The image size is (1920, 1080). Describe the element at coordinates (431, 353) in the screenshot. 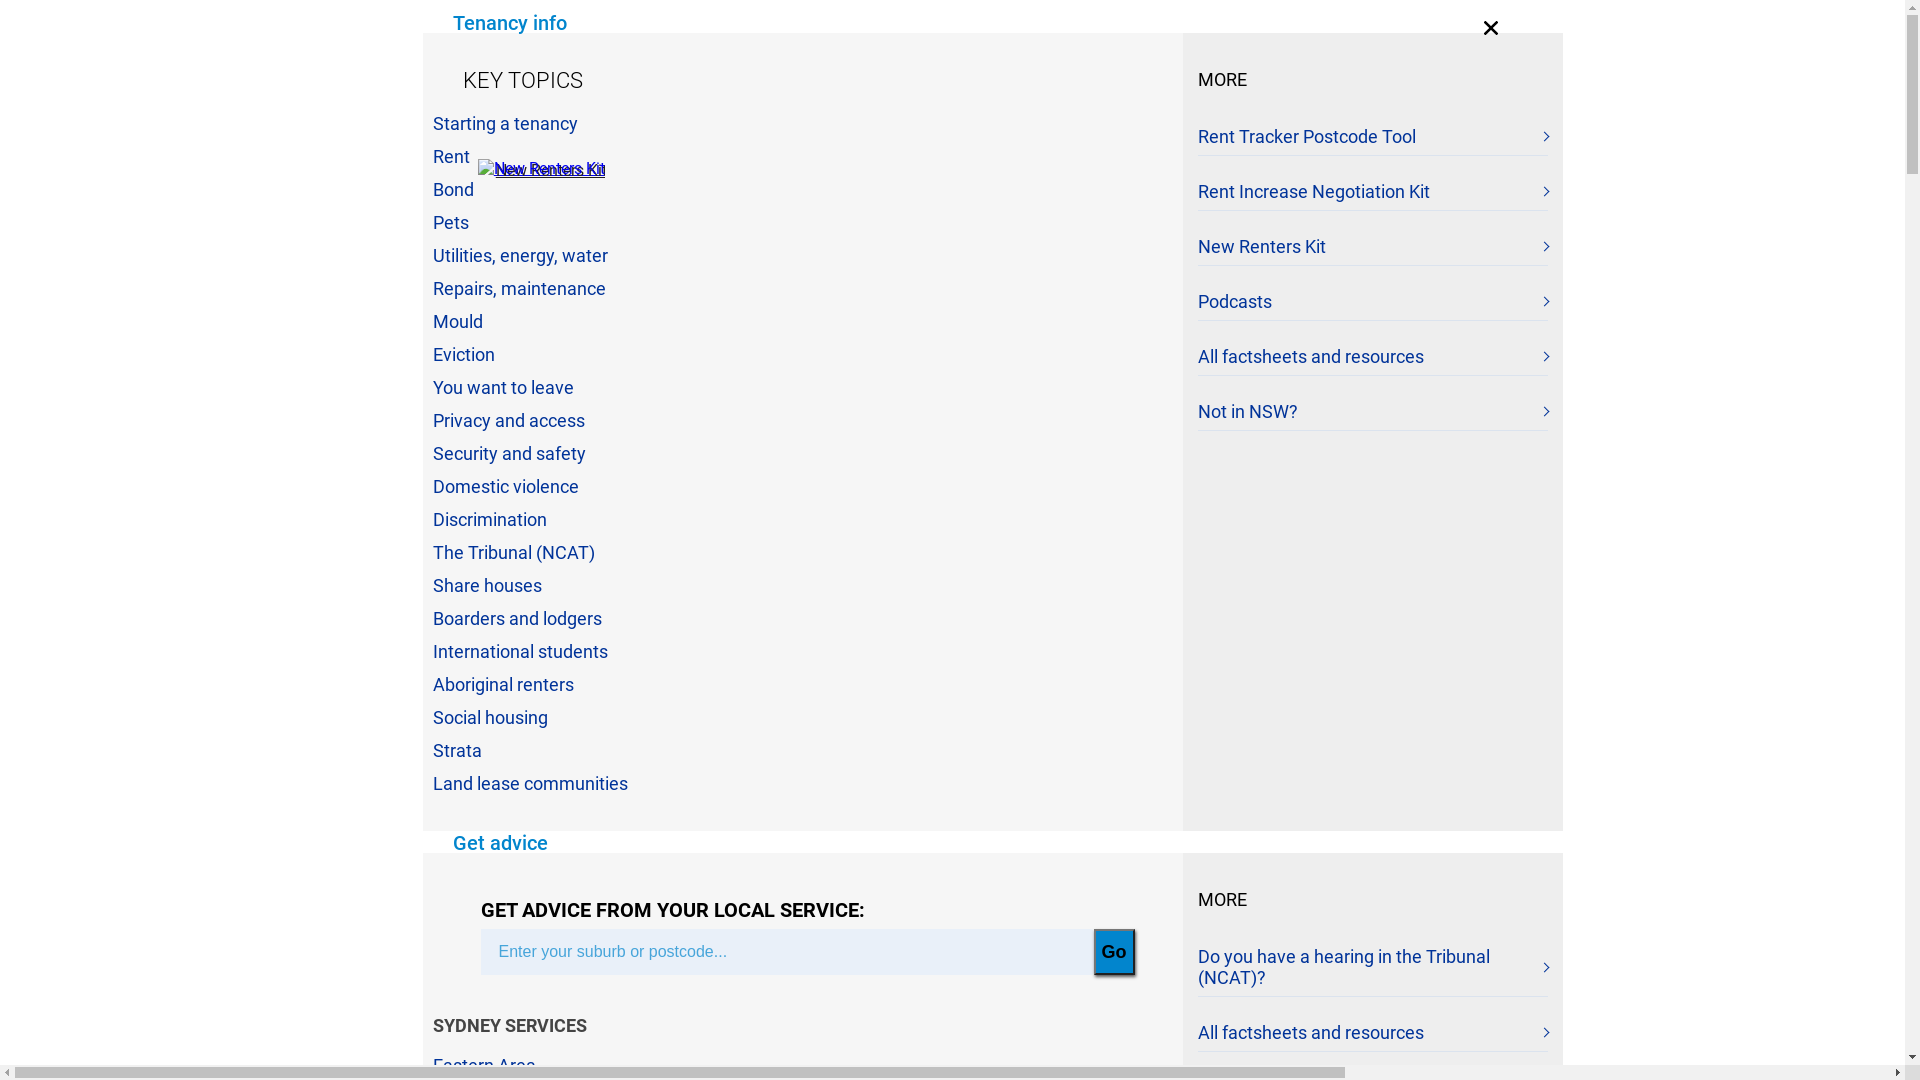

I see `'Eviction'` at that location.